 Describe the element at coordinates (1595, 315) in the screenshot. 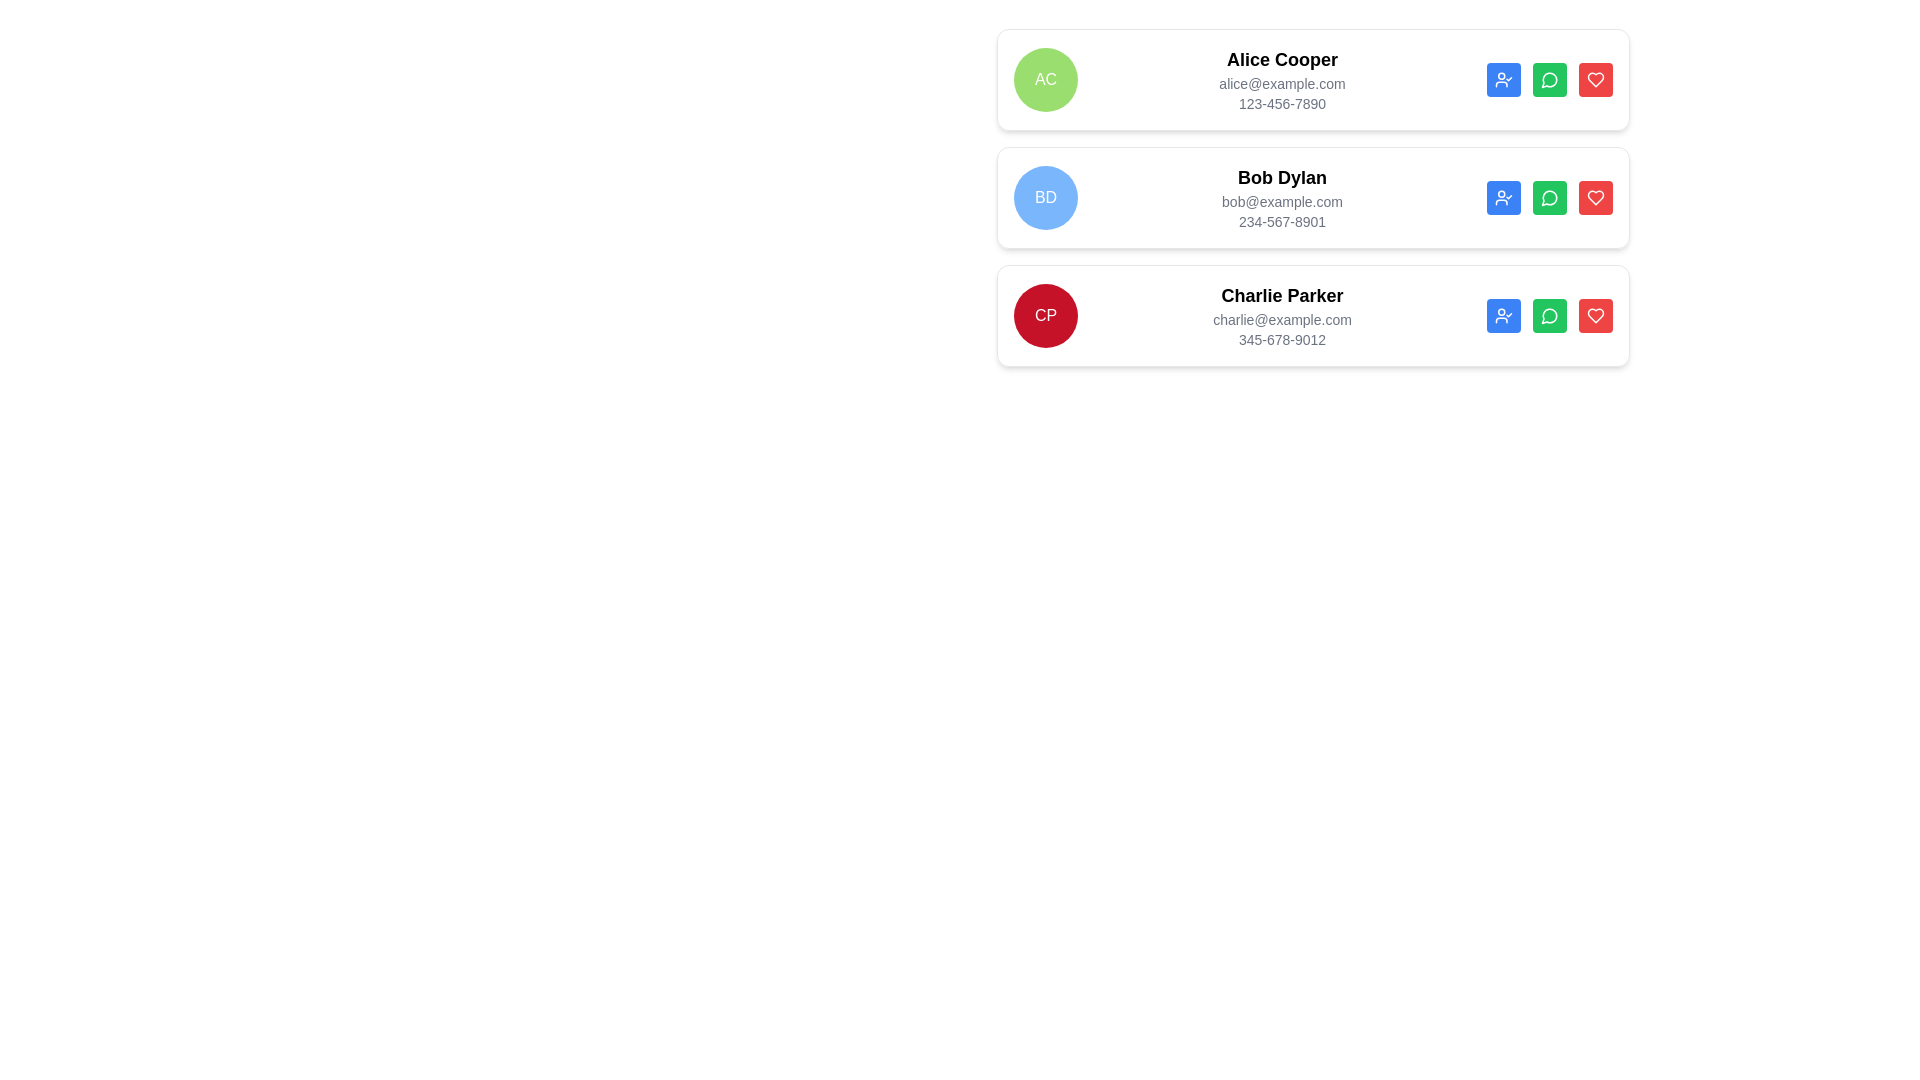

I see `the red, square-shaped button with a heart icon inside, located in the card titled 'Charlie Parker'` at that location.